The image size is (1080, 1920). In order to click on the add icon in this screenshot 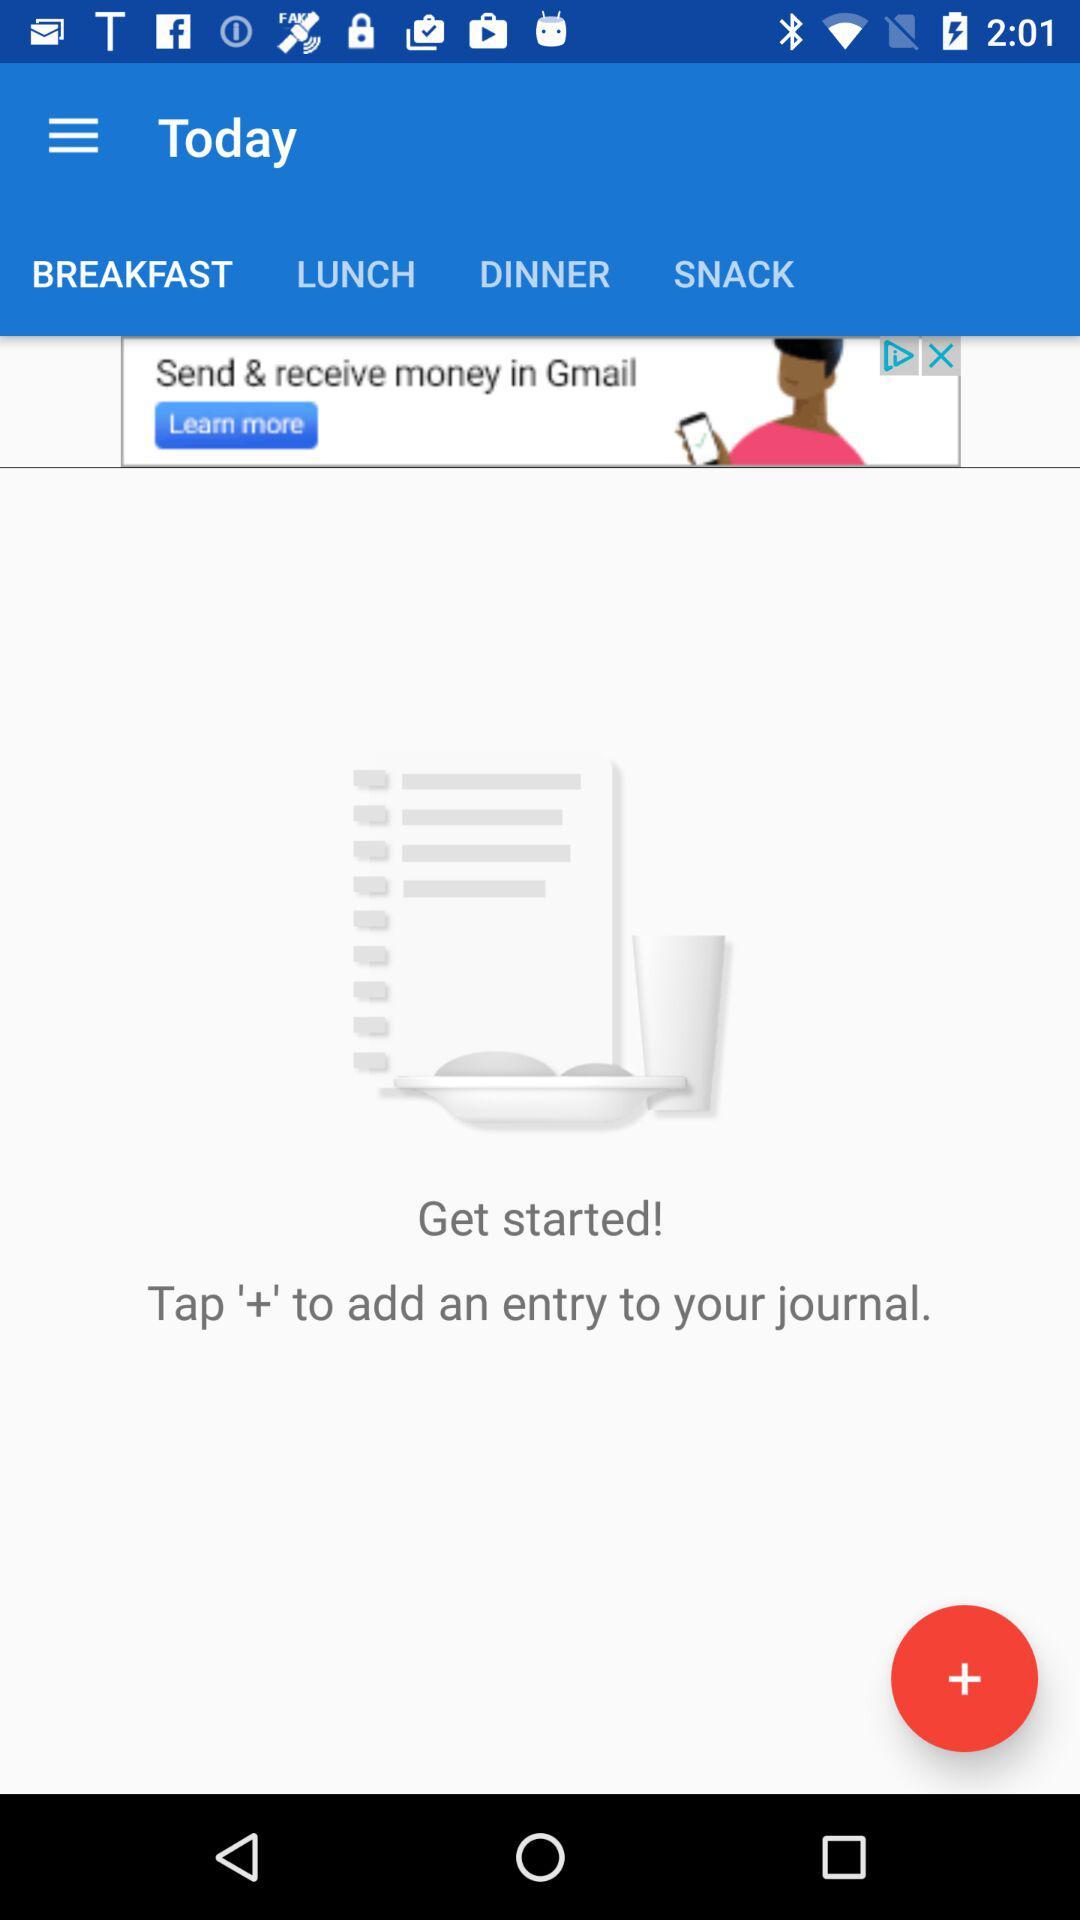, I will do `click(963, 1678)`.